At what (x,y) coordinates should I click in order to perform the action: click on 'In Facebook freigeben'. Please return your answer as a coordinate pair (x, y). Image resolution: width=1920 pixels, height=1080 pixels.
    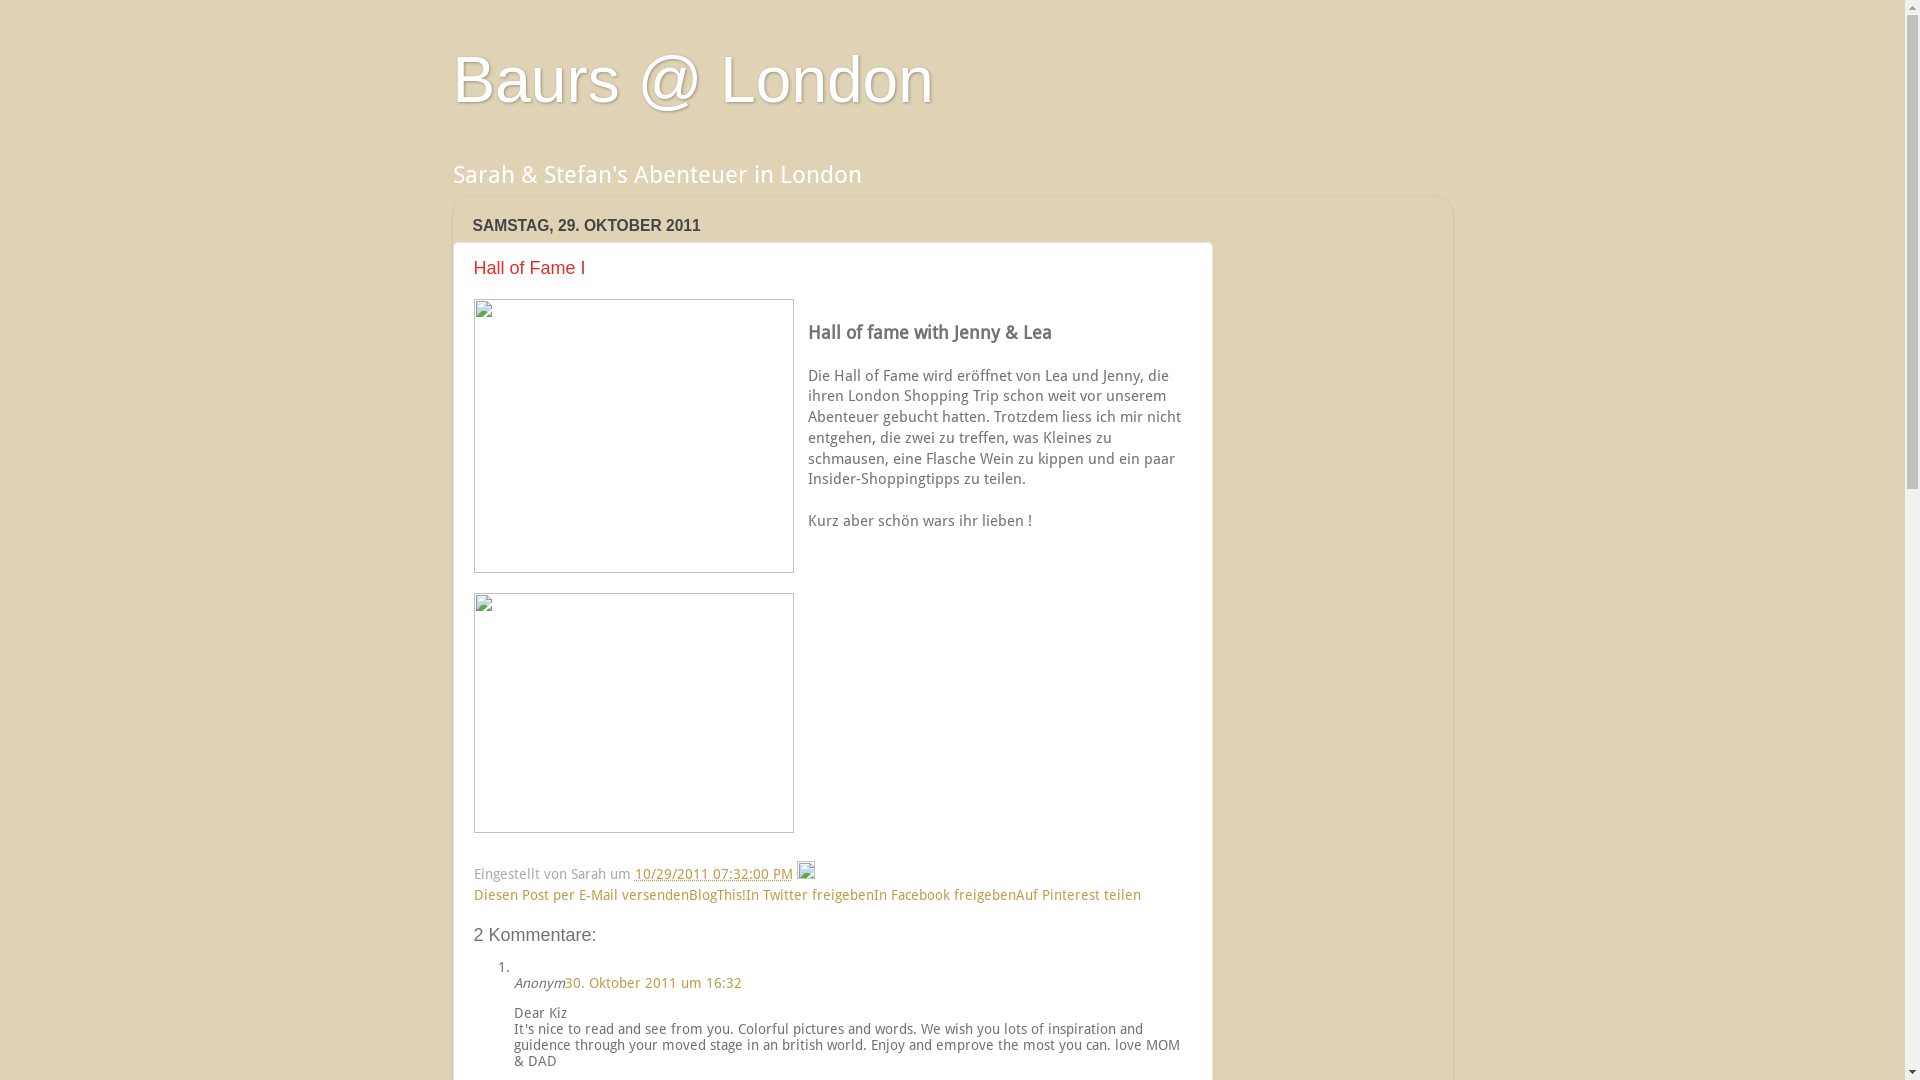
    Looking at the image, I should click on (944, 893).